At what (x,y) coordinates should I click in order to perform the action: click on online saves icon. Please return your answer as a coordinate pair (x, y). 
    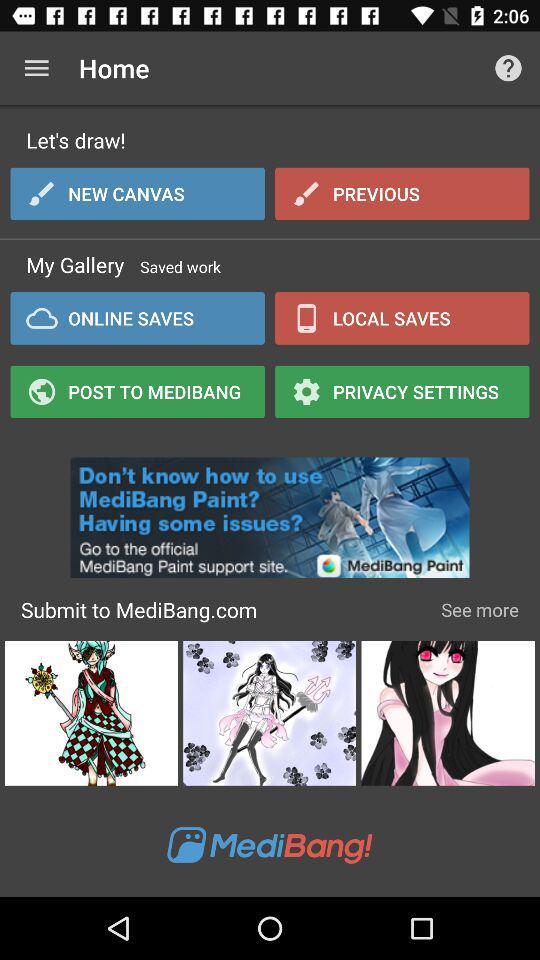
    Looking at the image, I should click on (136, 318).